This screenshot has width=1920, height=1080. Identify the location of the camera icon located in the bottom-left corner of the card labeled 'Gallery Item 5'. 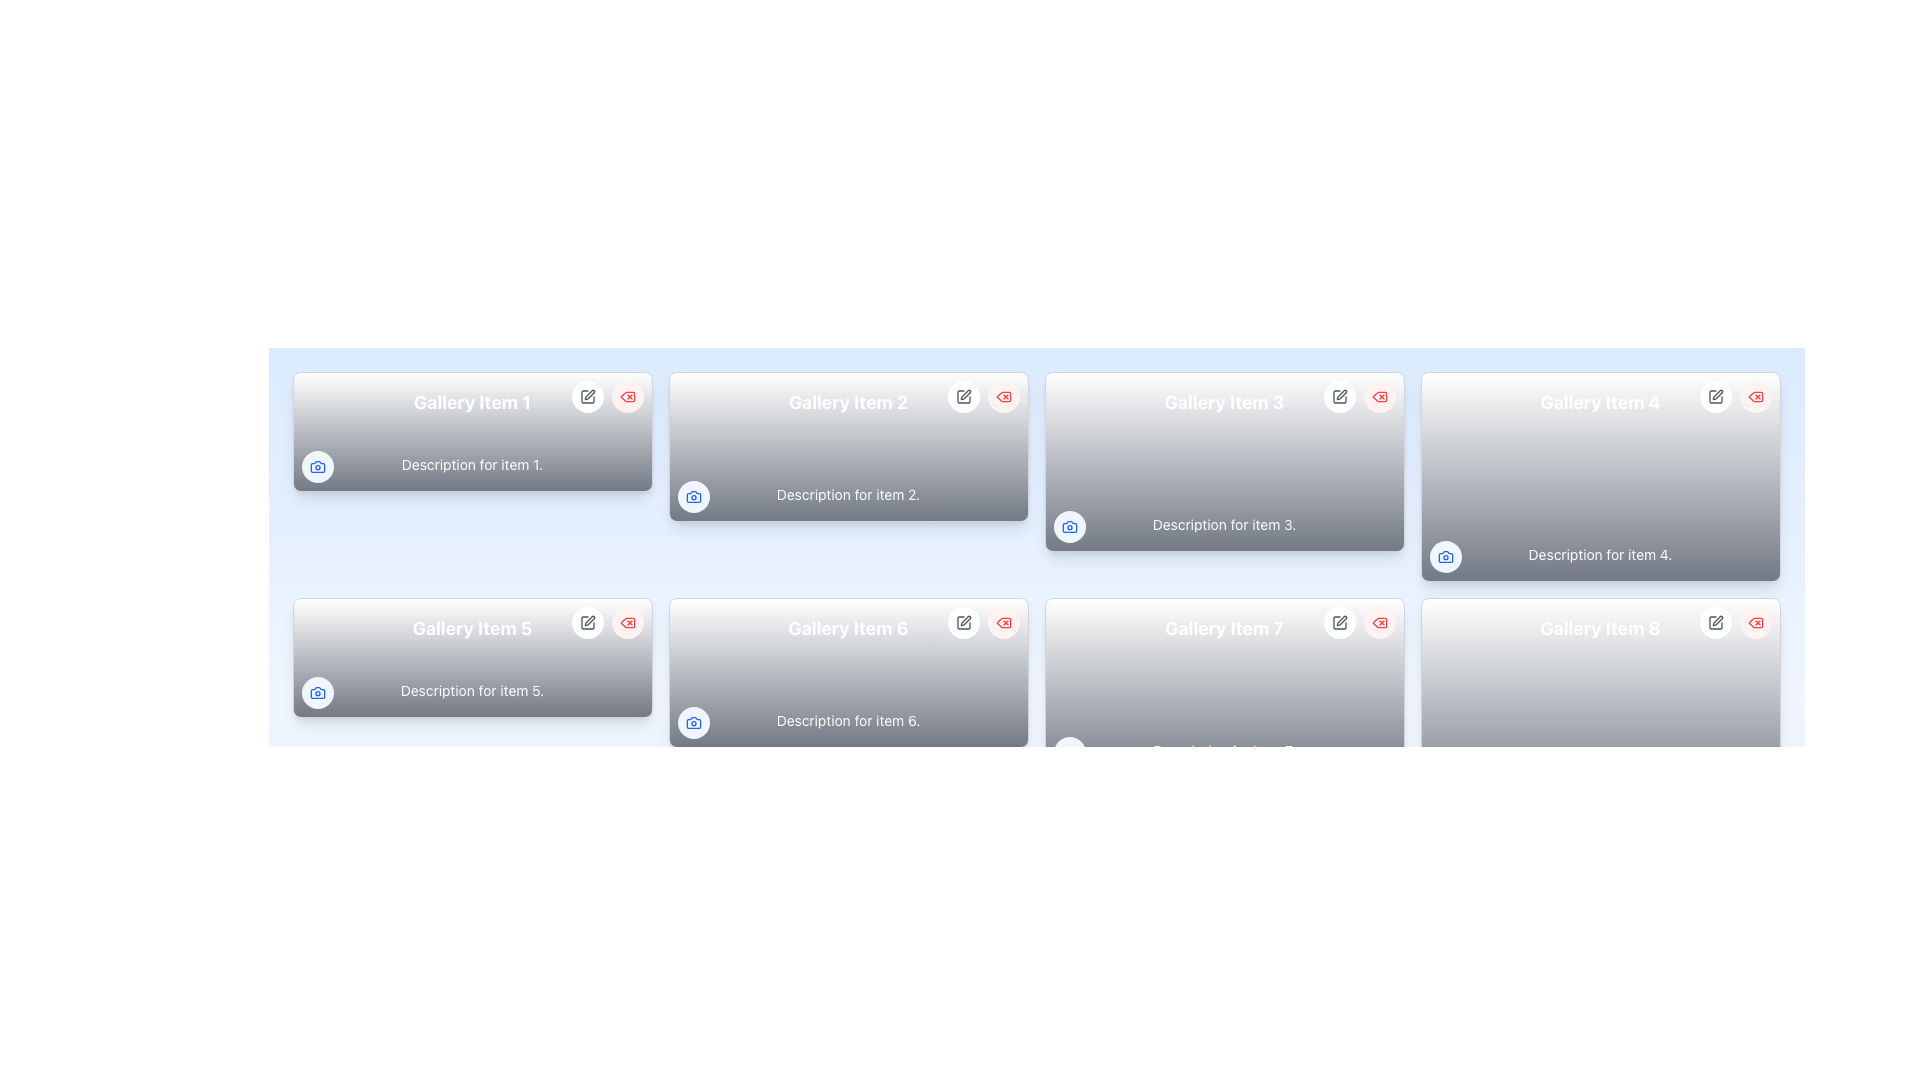
(316, 692).